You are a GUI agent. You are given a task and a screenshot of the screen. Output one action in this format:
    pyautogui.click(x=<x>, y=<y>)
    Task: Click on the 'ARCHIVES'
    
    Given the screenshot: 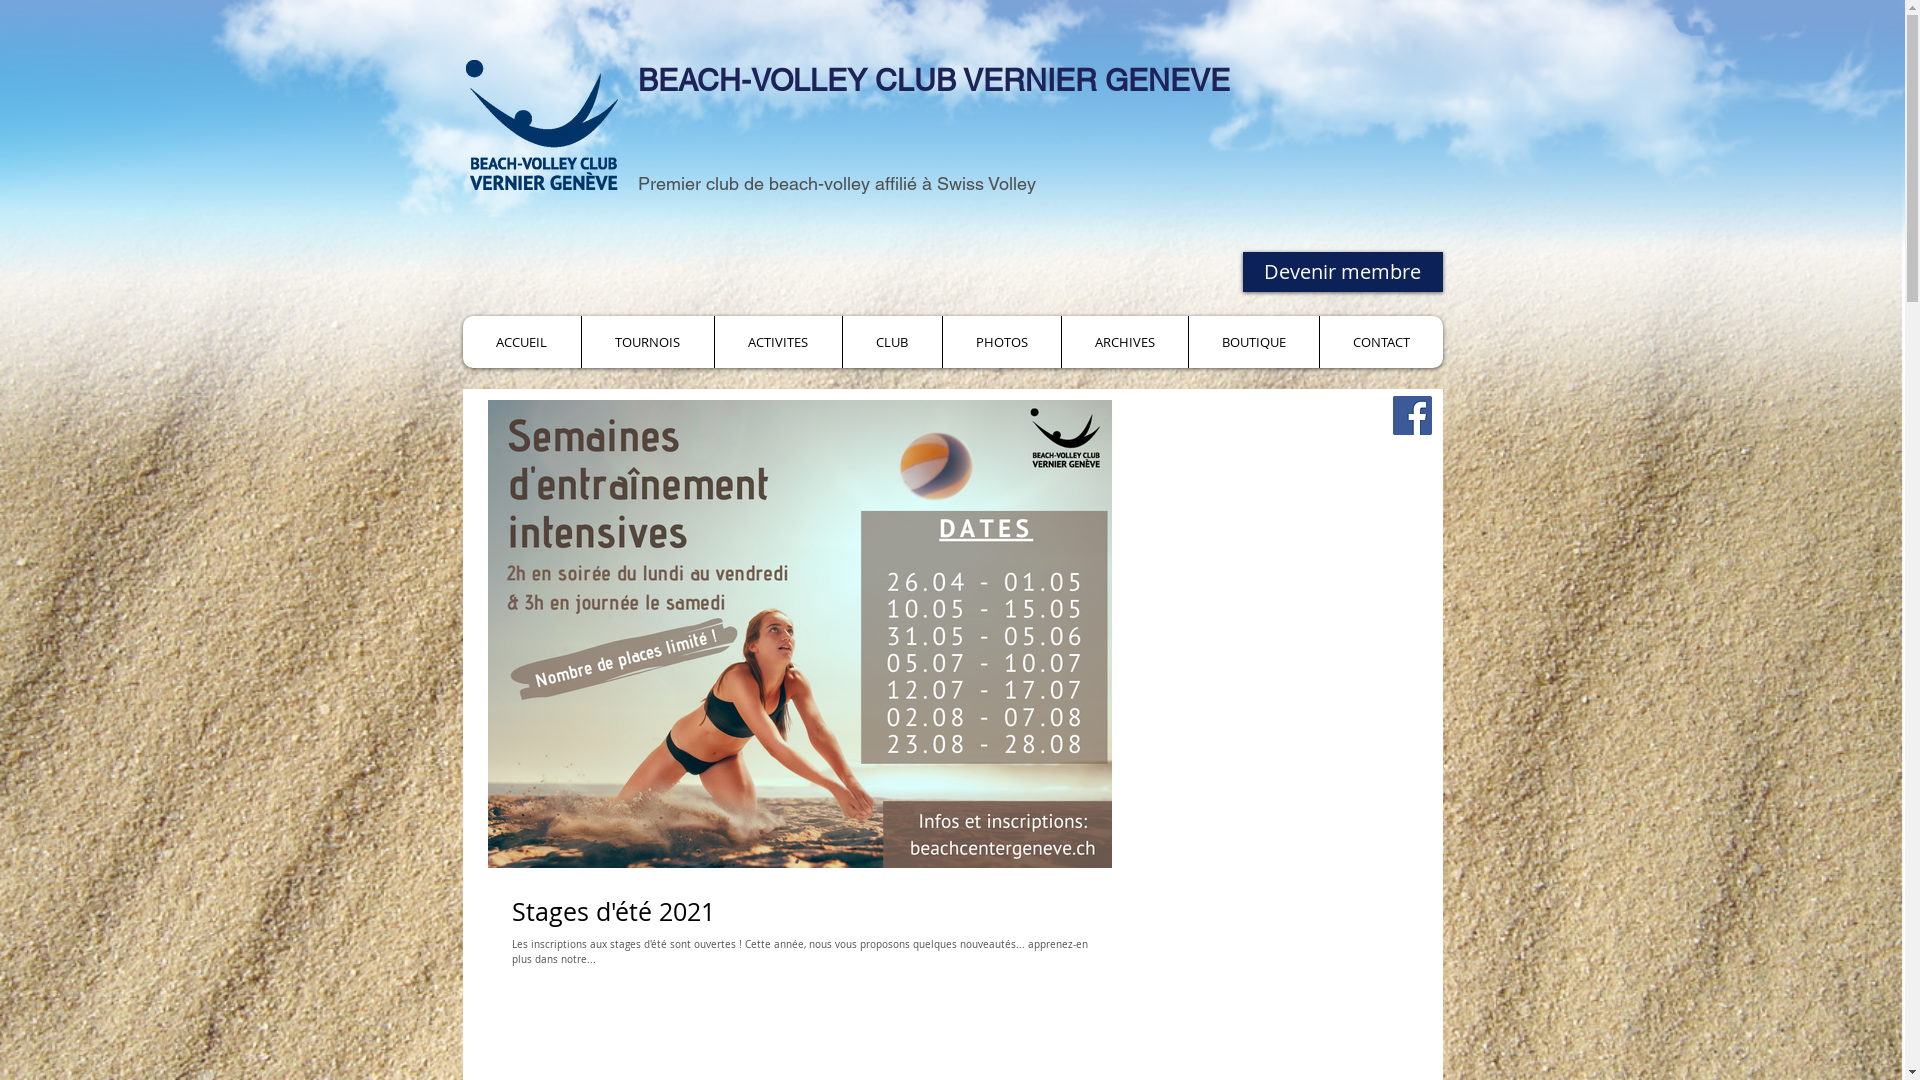 What is the action you would take?
    pyautogui.click(x=1123, y=341)
    